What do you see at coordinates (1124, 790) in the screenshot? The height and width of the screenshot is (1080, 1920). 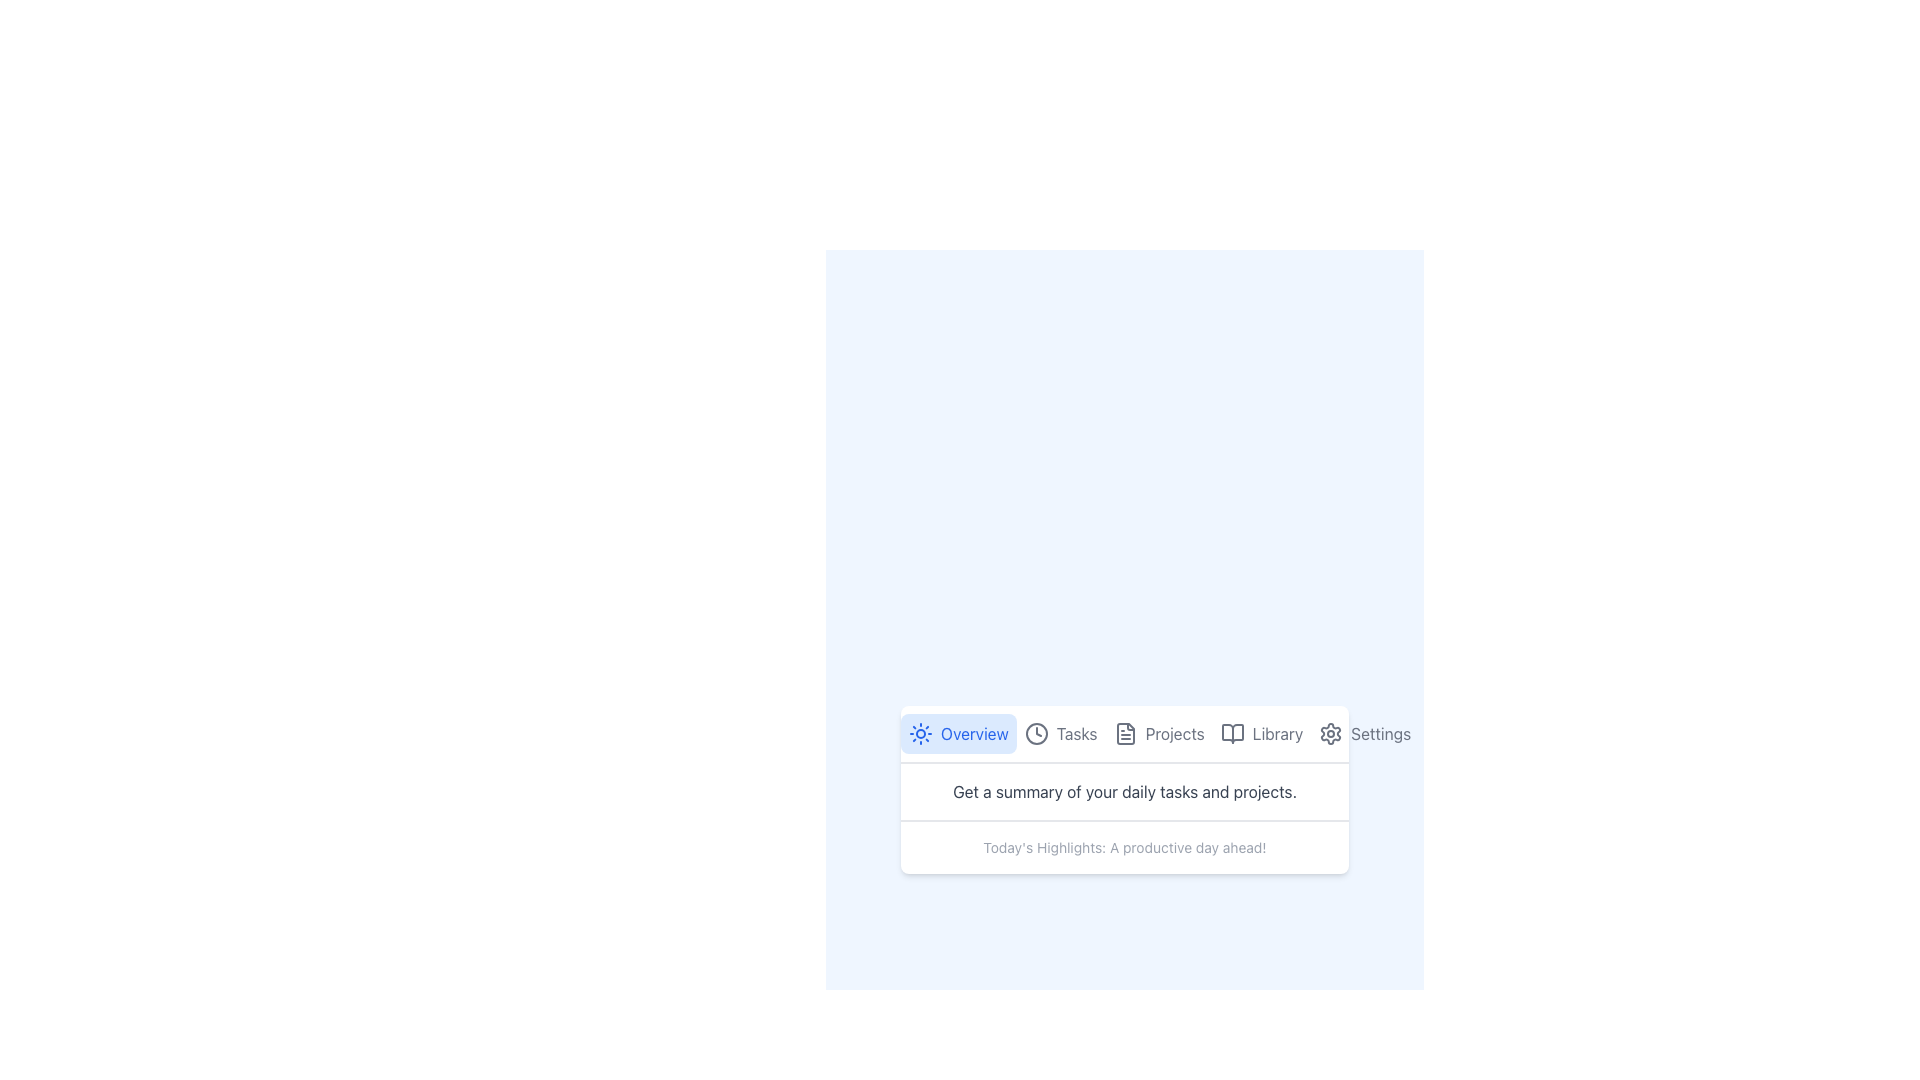 I see `the static text element that contains 'Get a summary of your daily tasks and projects.' styled in gray font, located within a white card below the overview section` at bounding box center [1124, 790].